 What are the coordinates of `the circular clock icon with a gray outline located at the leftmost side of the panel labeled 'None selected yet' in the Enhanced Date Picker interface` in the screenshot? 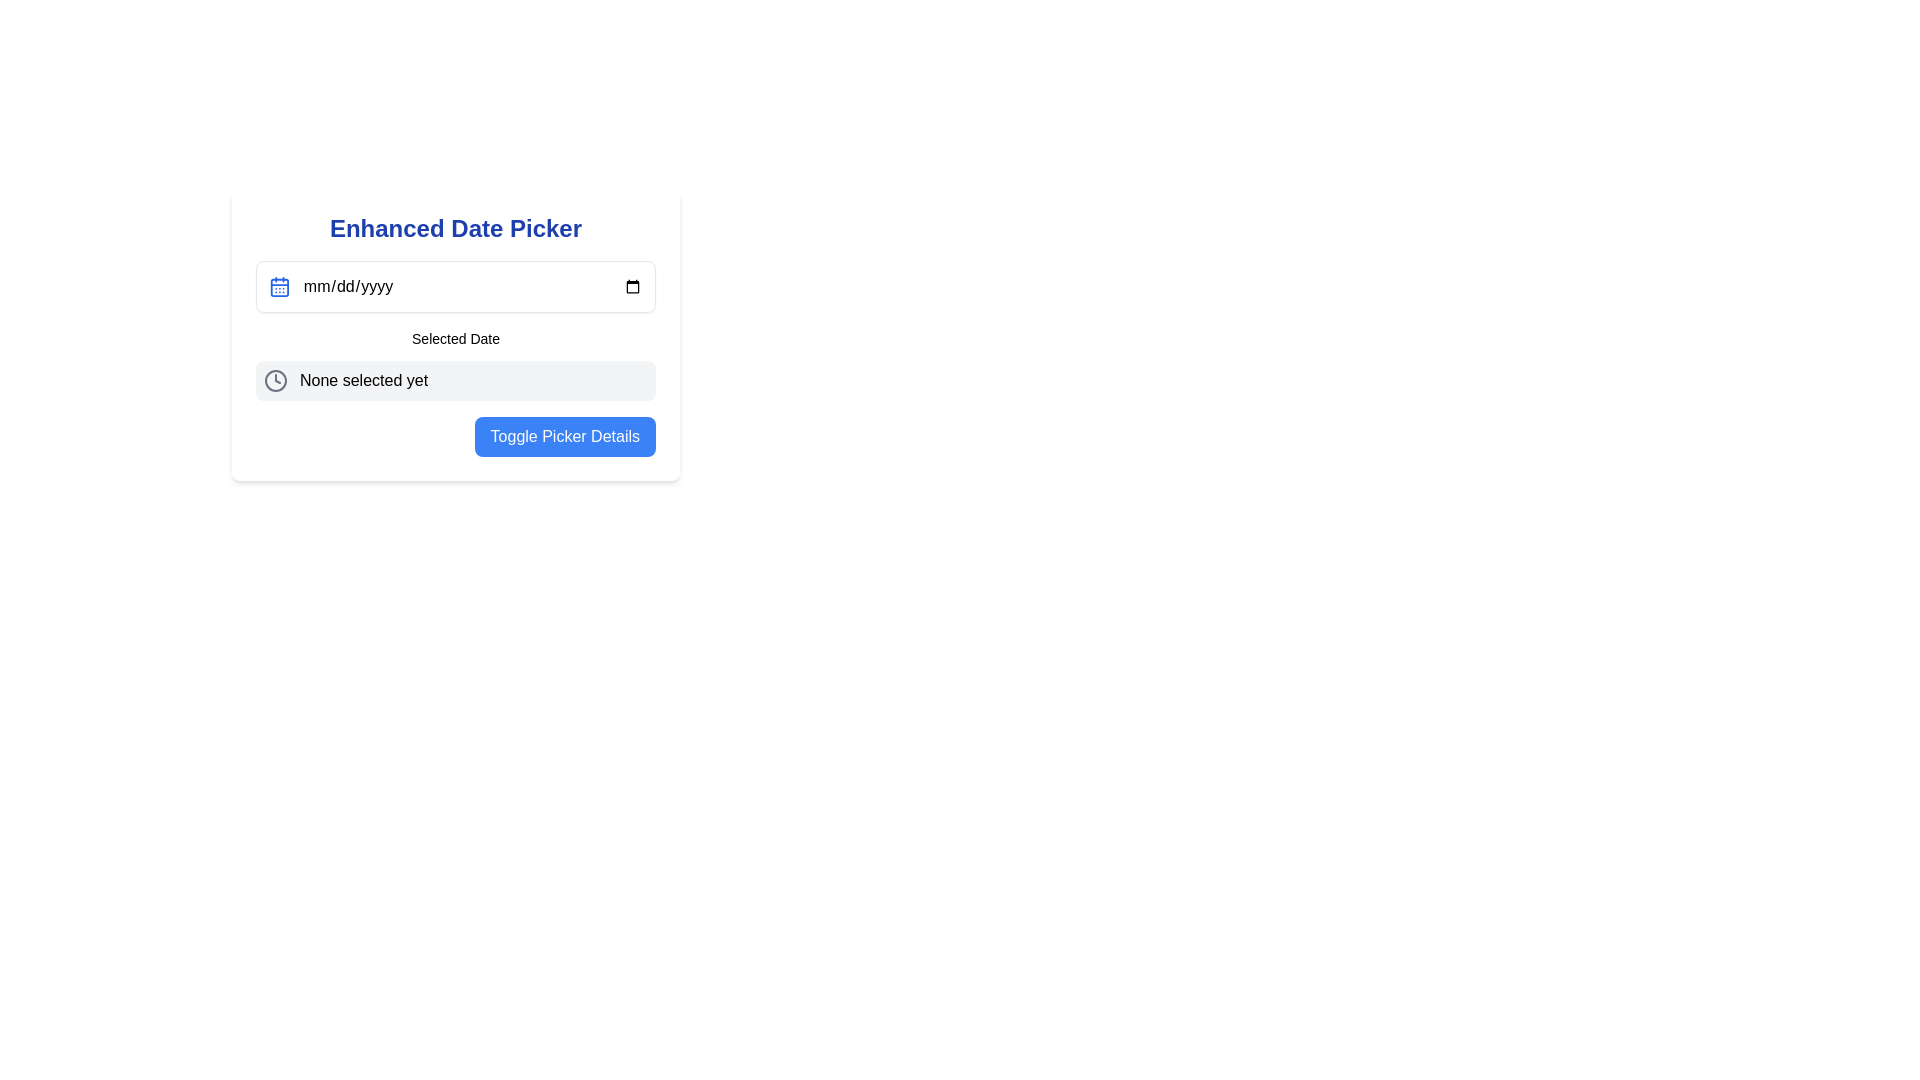 It's located at (274, 381).